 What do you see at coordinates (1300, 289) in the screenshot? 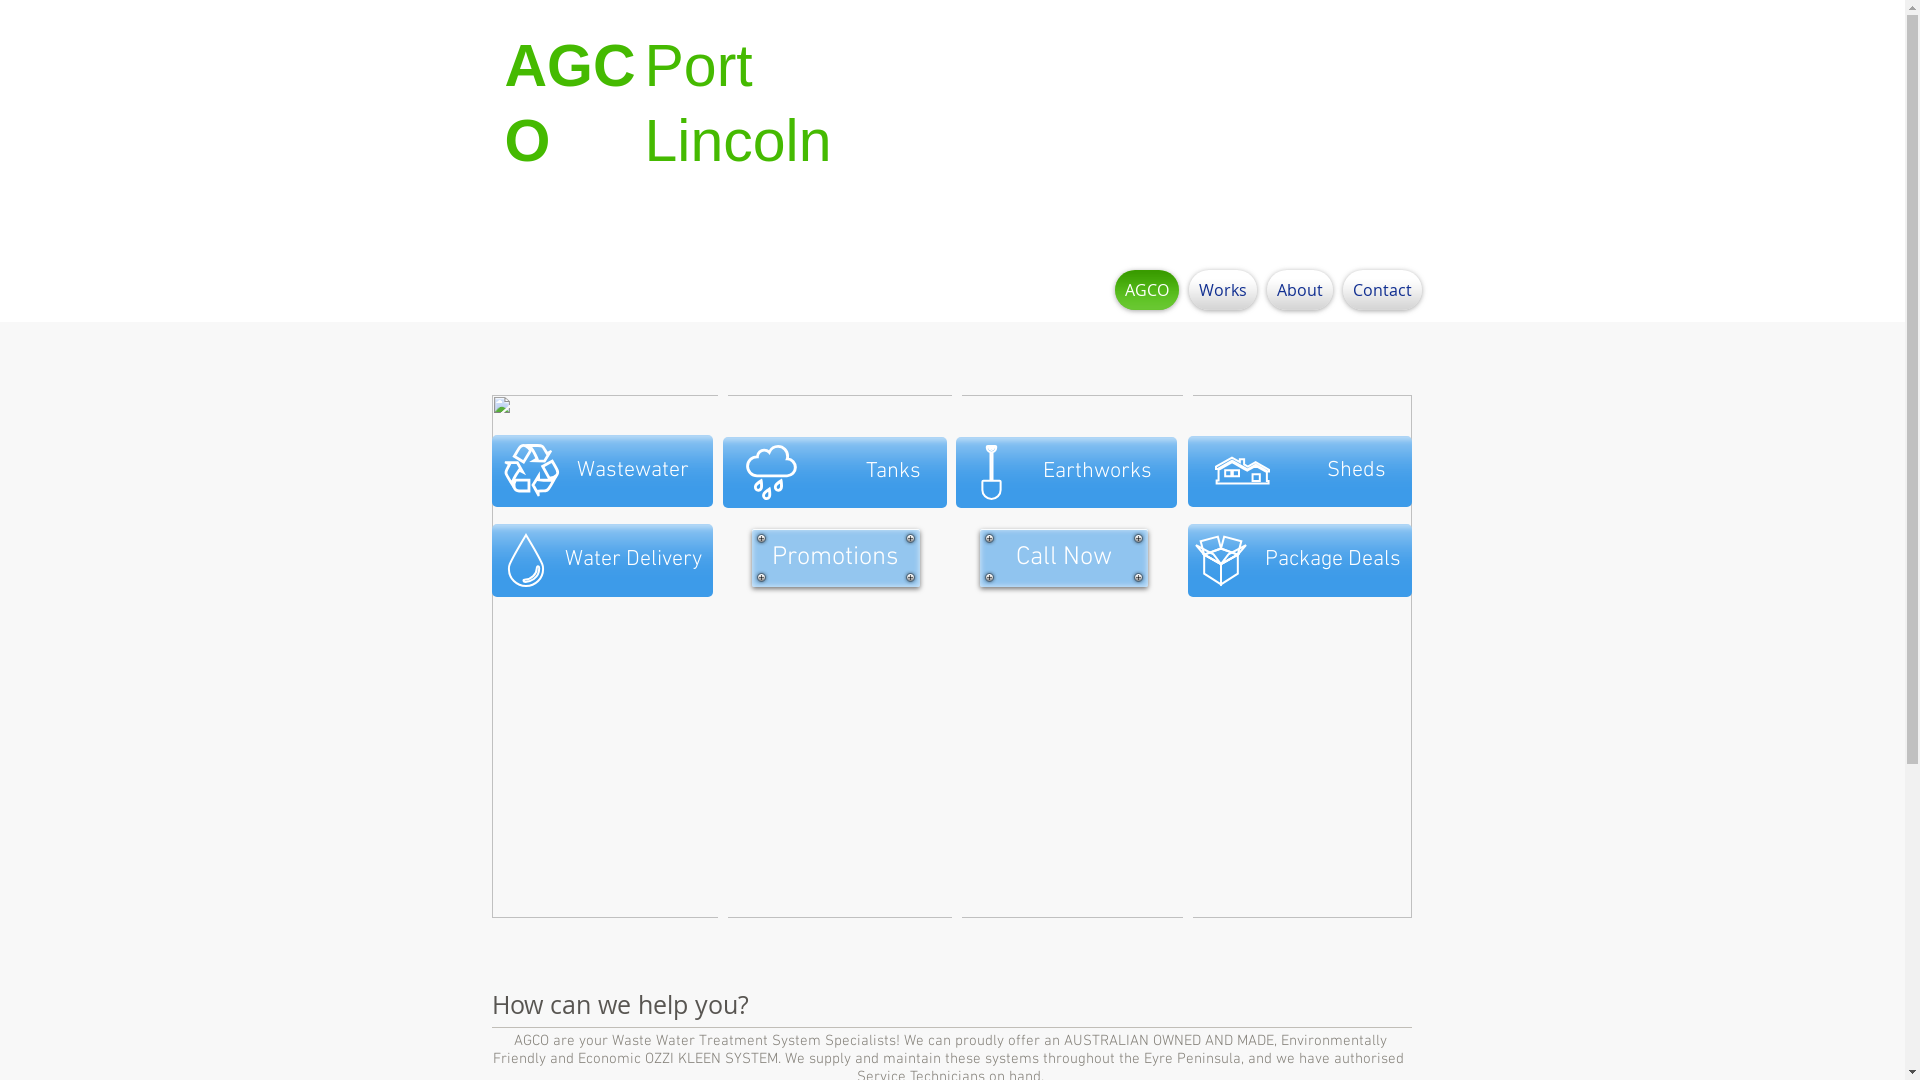
I see `'About'` at bounding box center [1300, 289].